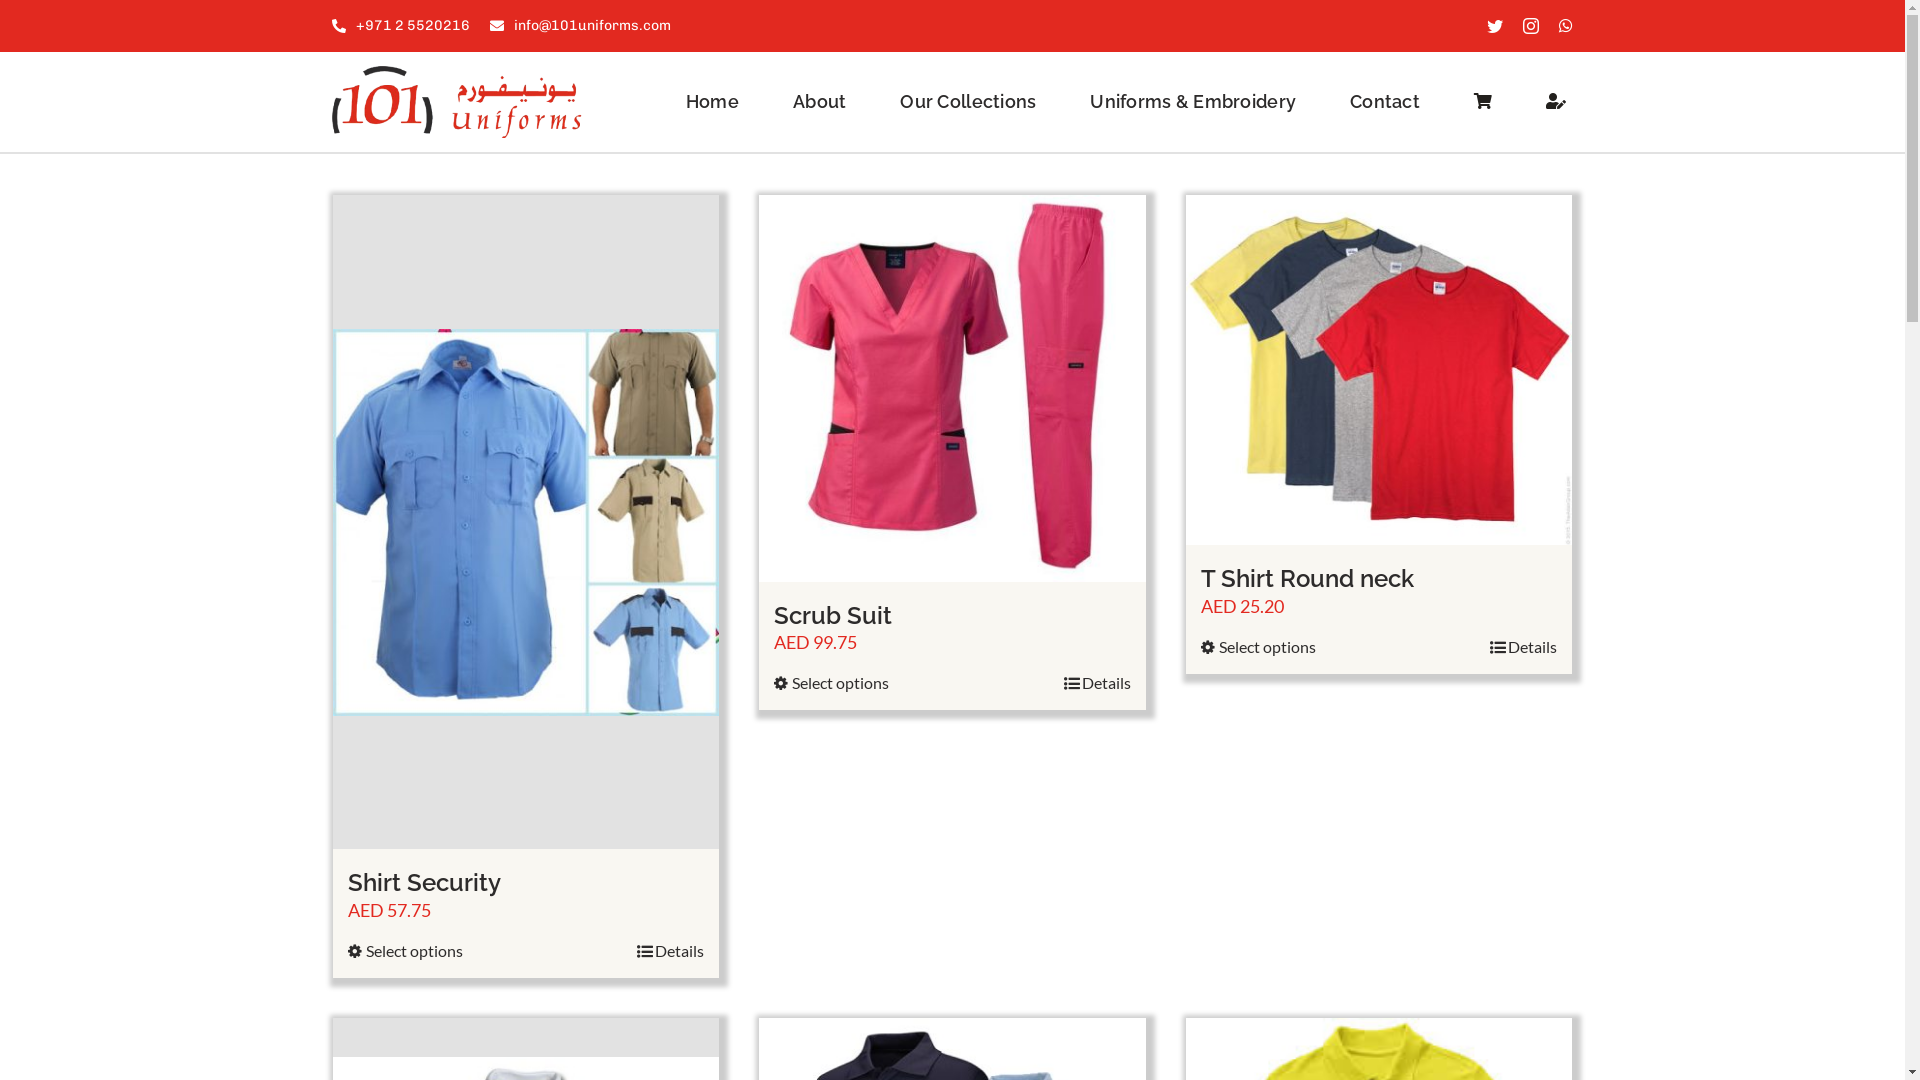 Image resolution: width=1920 pixels, height=1080 pixels. What do you see at coordinates (833, 614) in the screenshot?
I see `'Scrub Suit'` at bounding box center [833, 614].